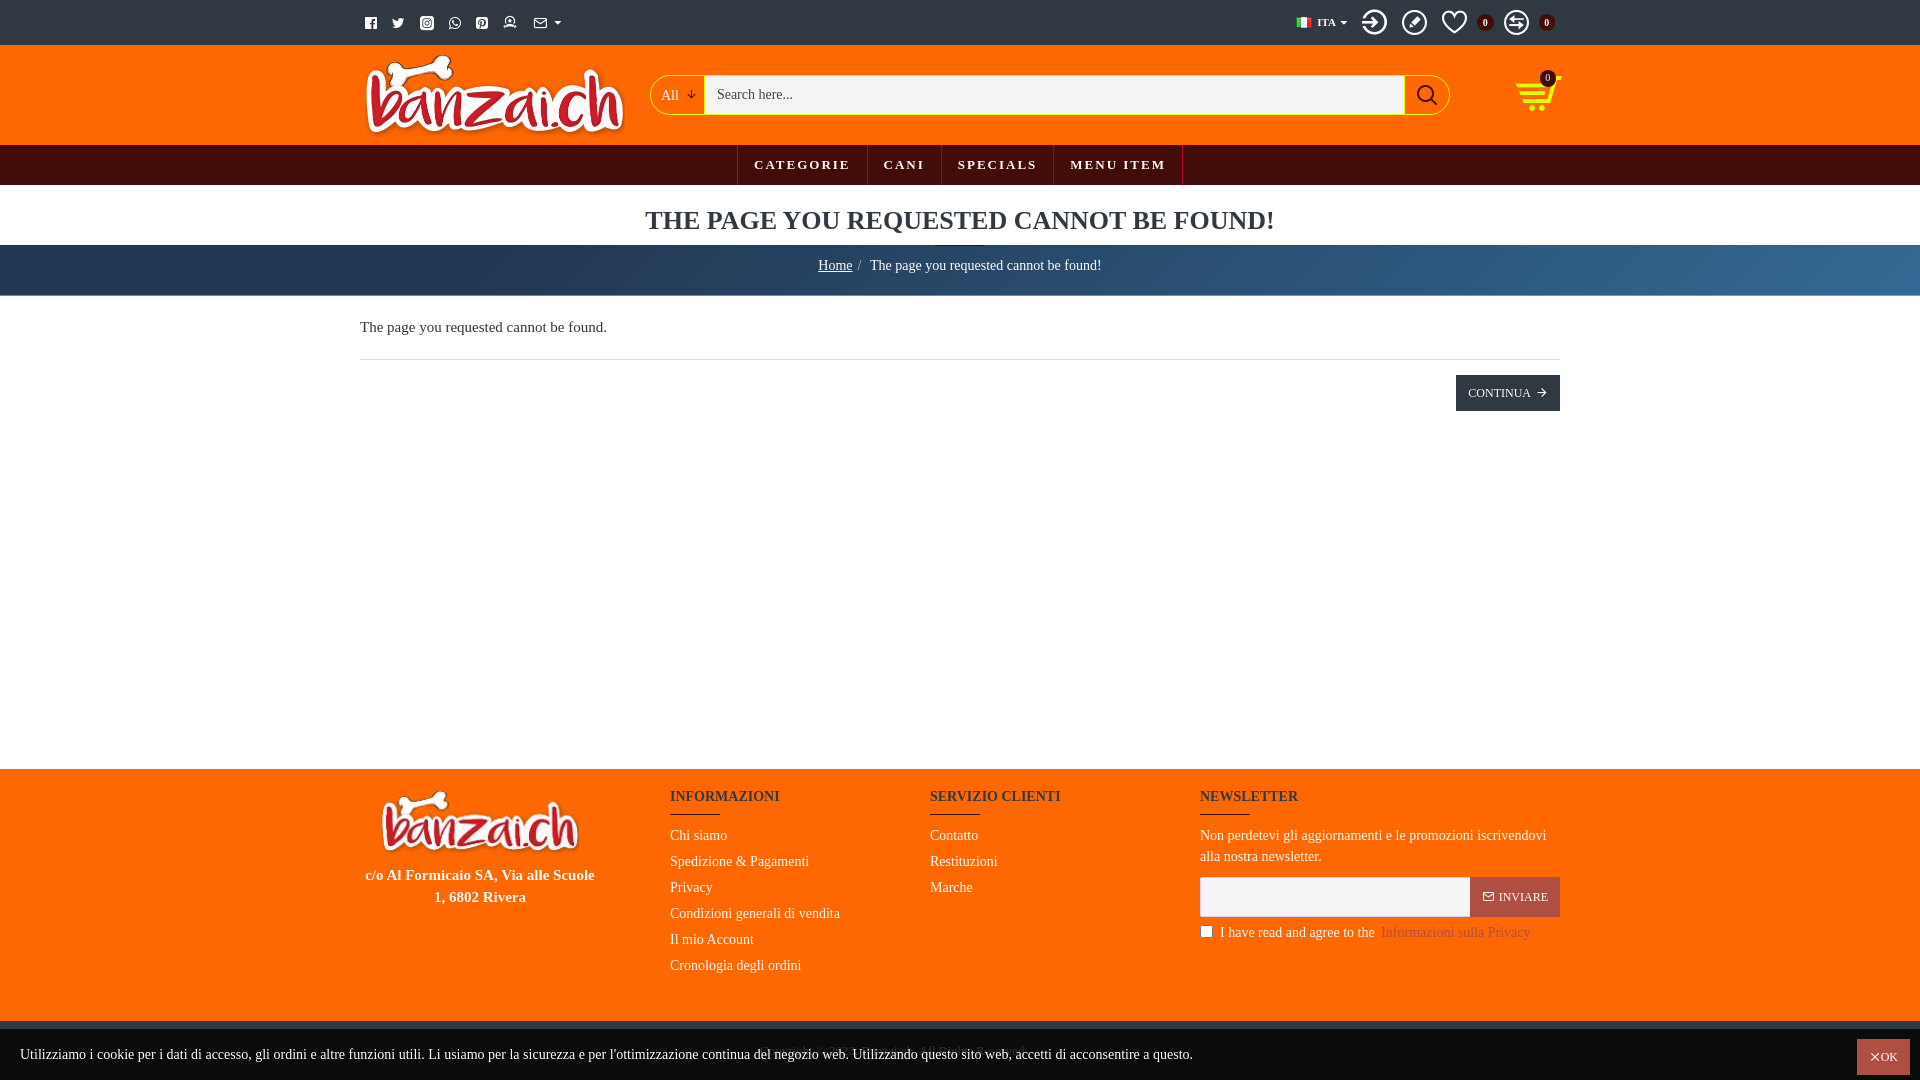 The image size is (1920, 1080). Describe the element at coordinates (902, 164) in the screenshot. I see `'CANI'` at that location.